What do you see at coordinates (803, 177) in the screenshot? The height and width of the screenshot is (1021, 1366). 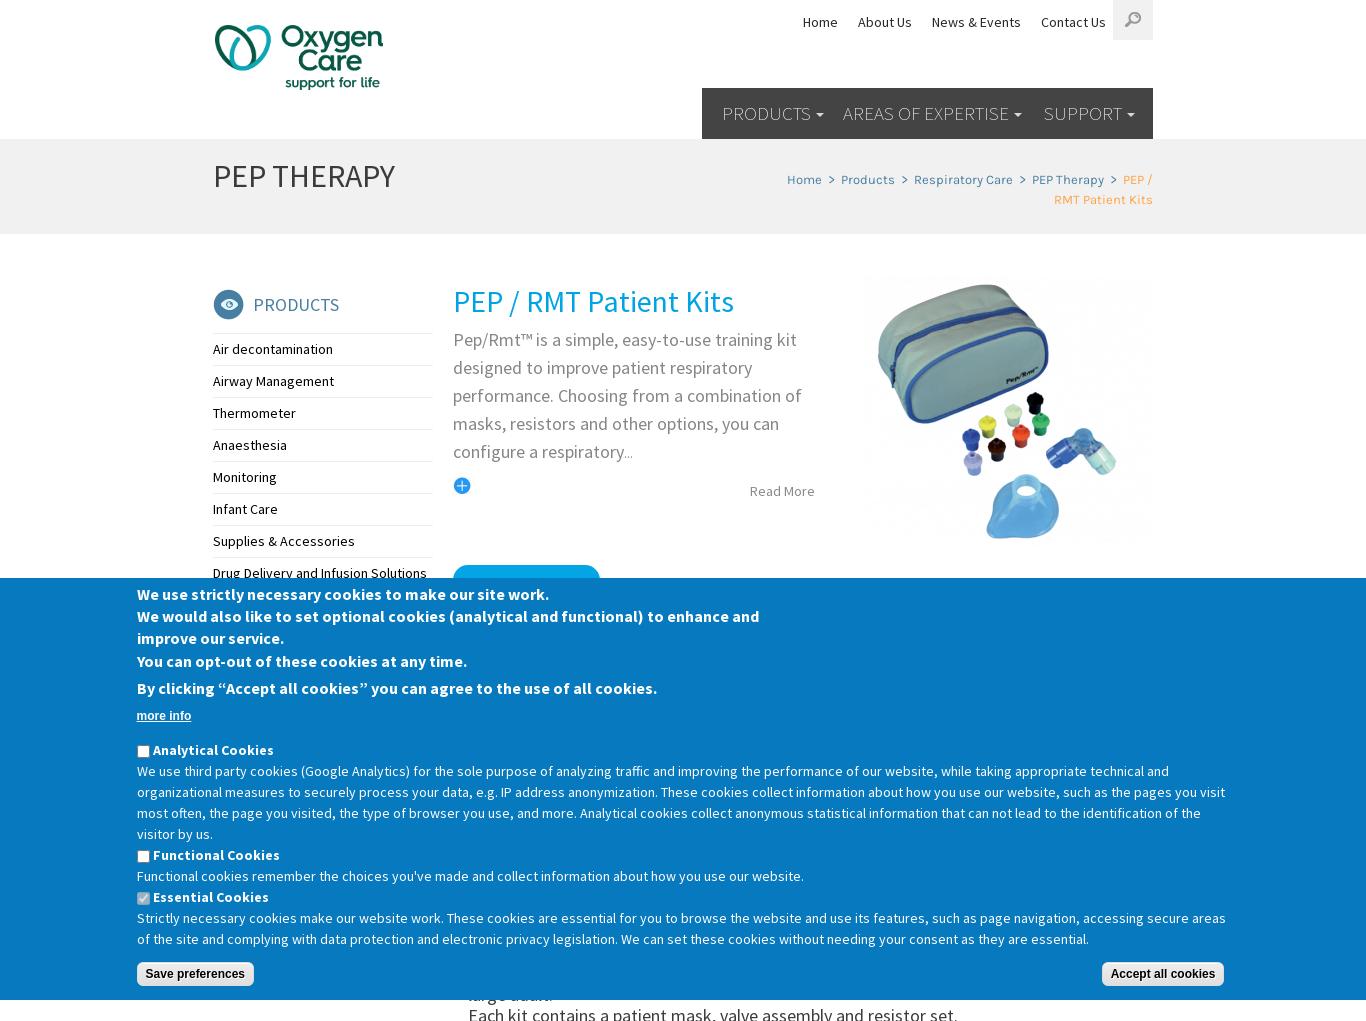 I see `'Home'` at bounding box center [803, 177].